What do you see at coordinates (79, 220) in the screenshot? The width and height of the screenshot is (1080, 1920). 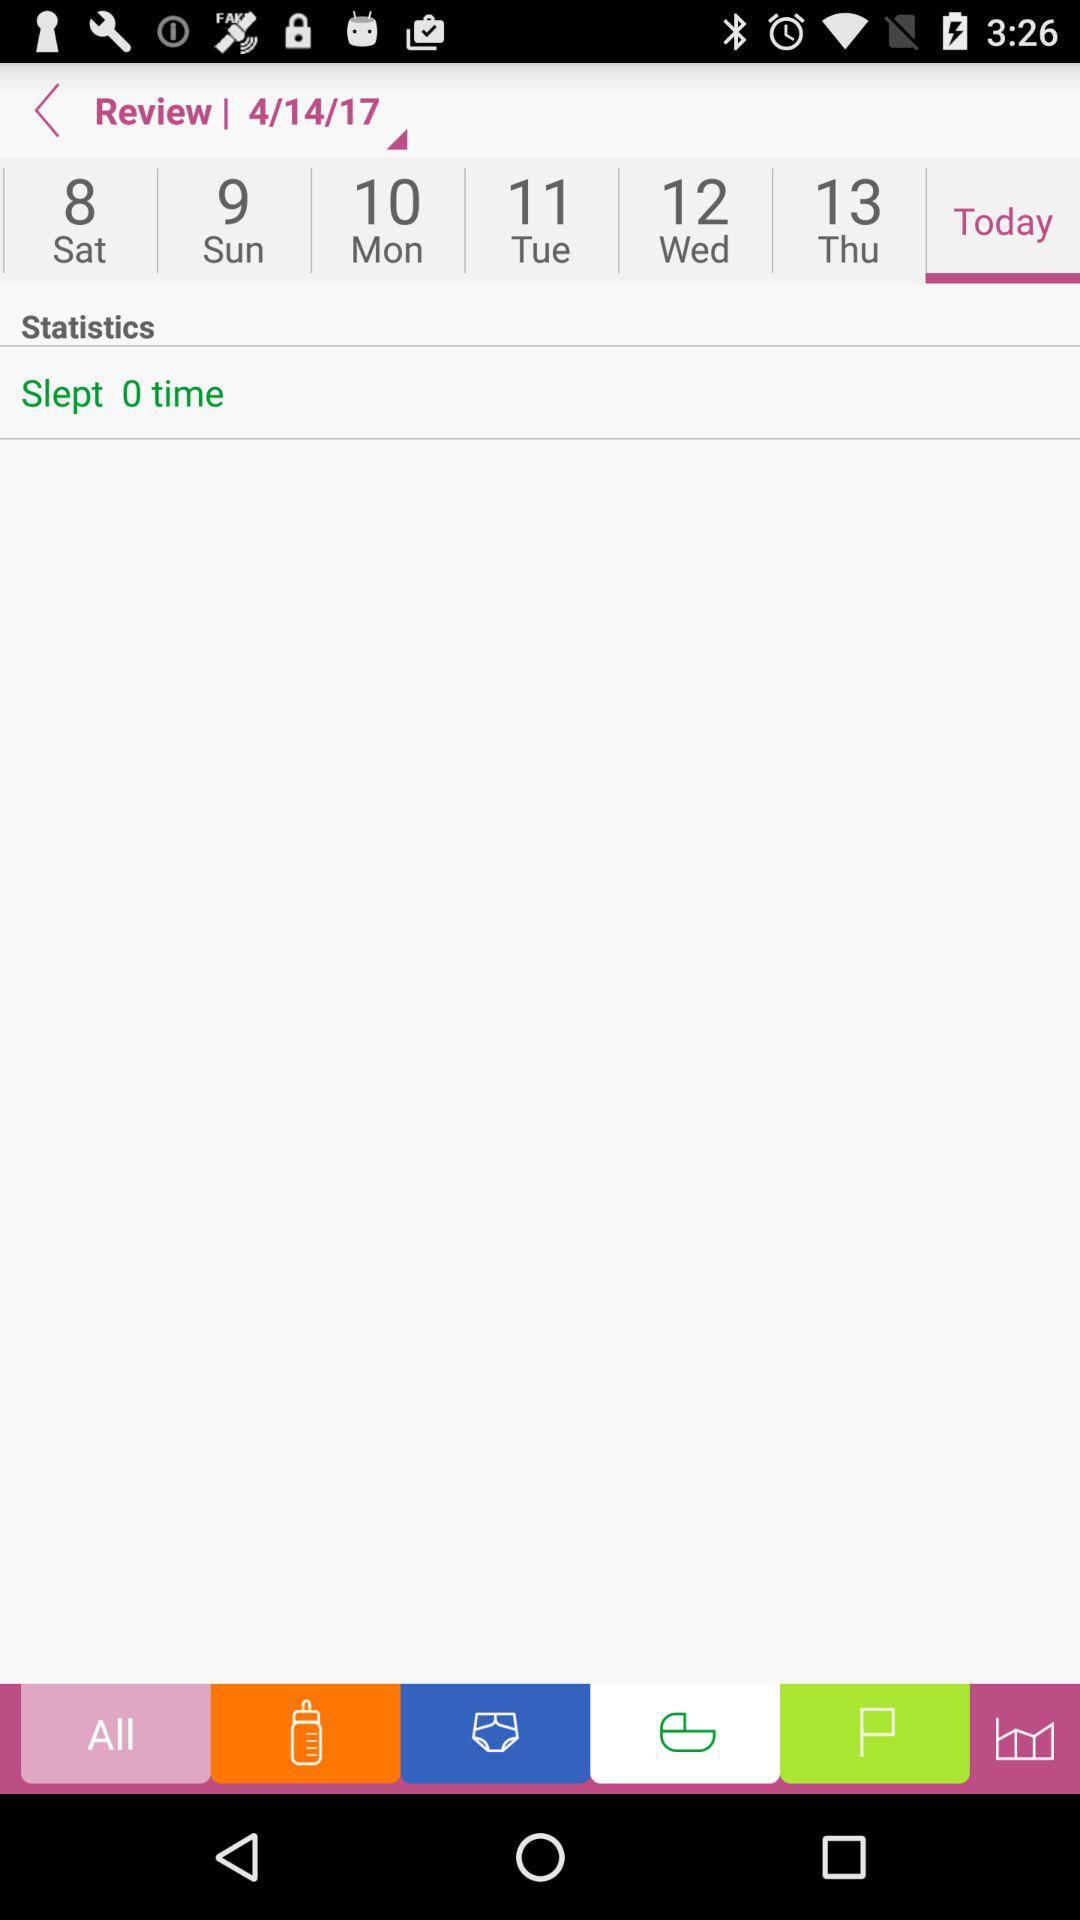 I see `the first option below the button which is on the top left corner of the web page` at bounding box center [79, 220].